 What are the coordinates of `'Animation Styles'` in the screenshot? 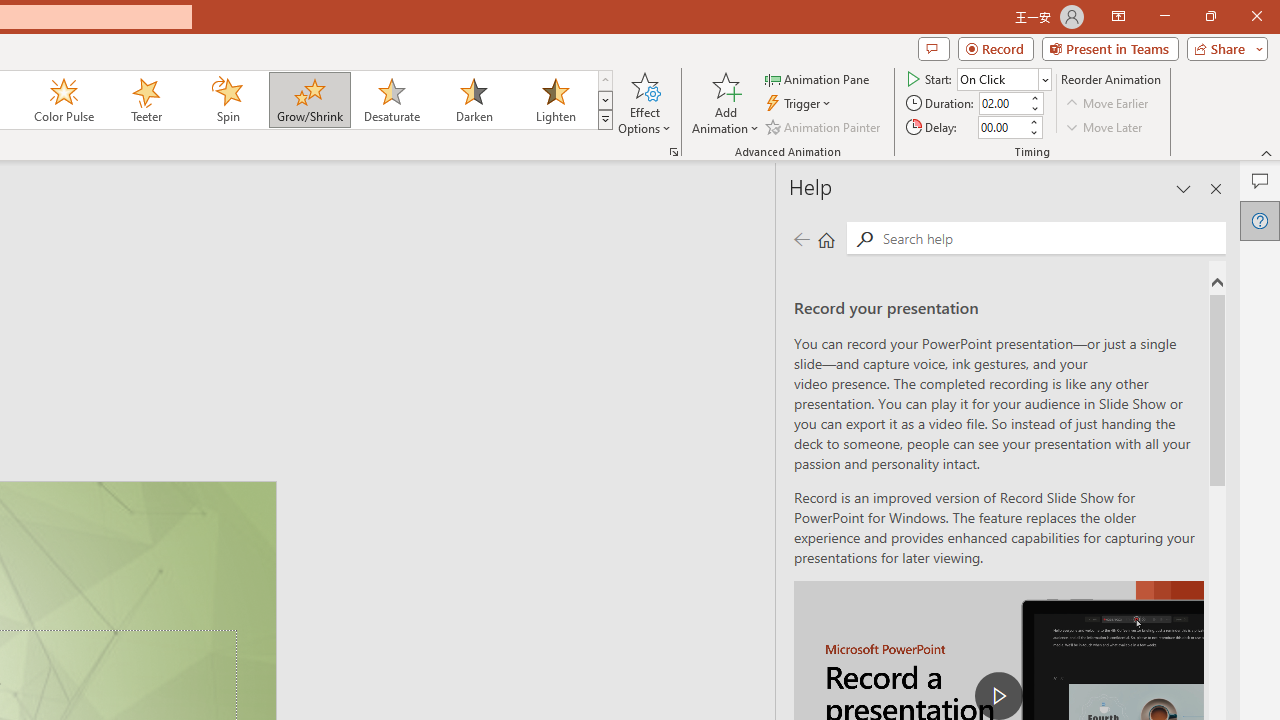 It's located at (604, 120).